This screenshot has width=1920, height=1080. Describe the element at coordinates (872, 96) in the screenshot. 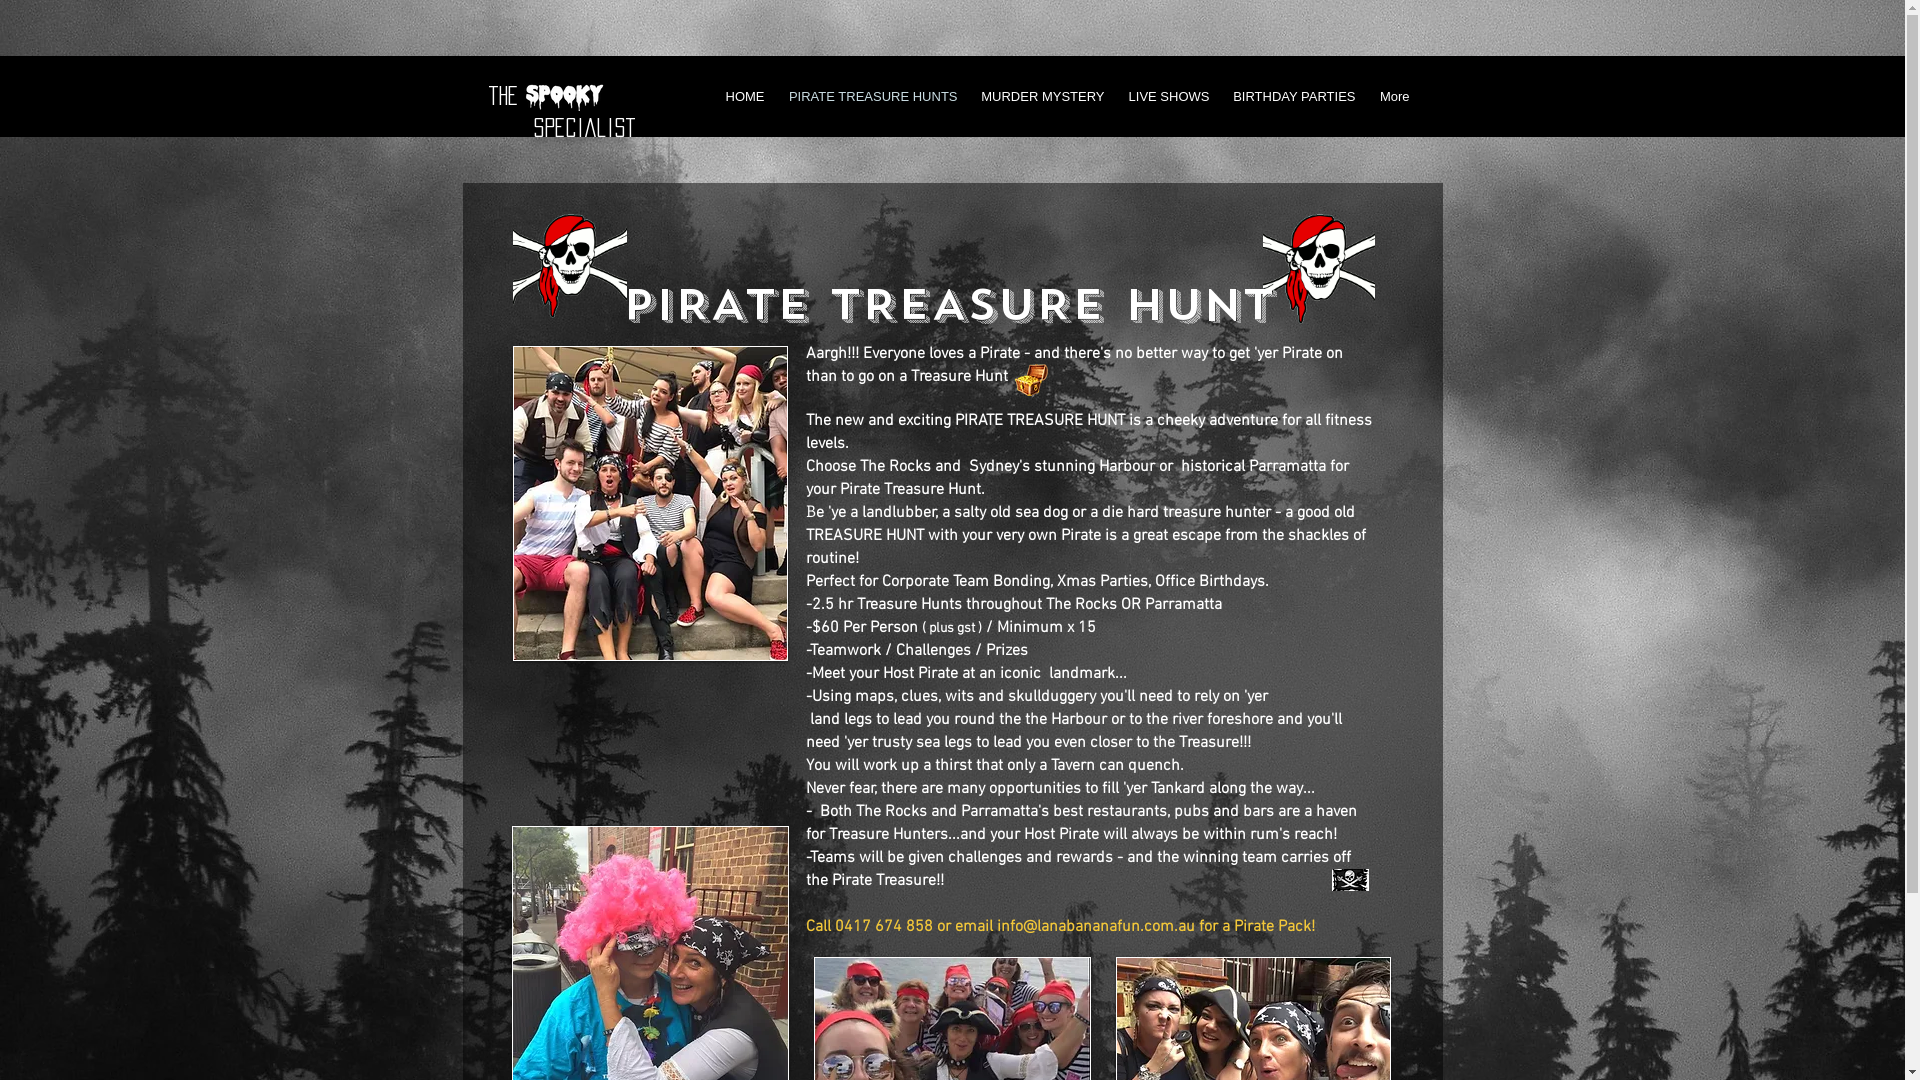

I see `'PIRATE TREASURE HUNTS'` at that location.